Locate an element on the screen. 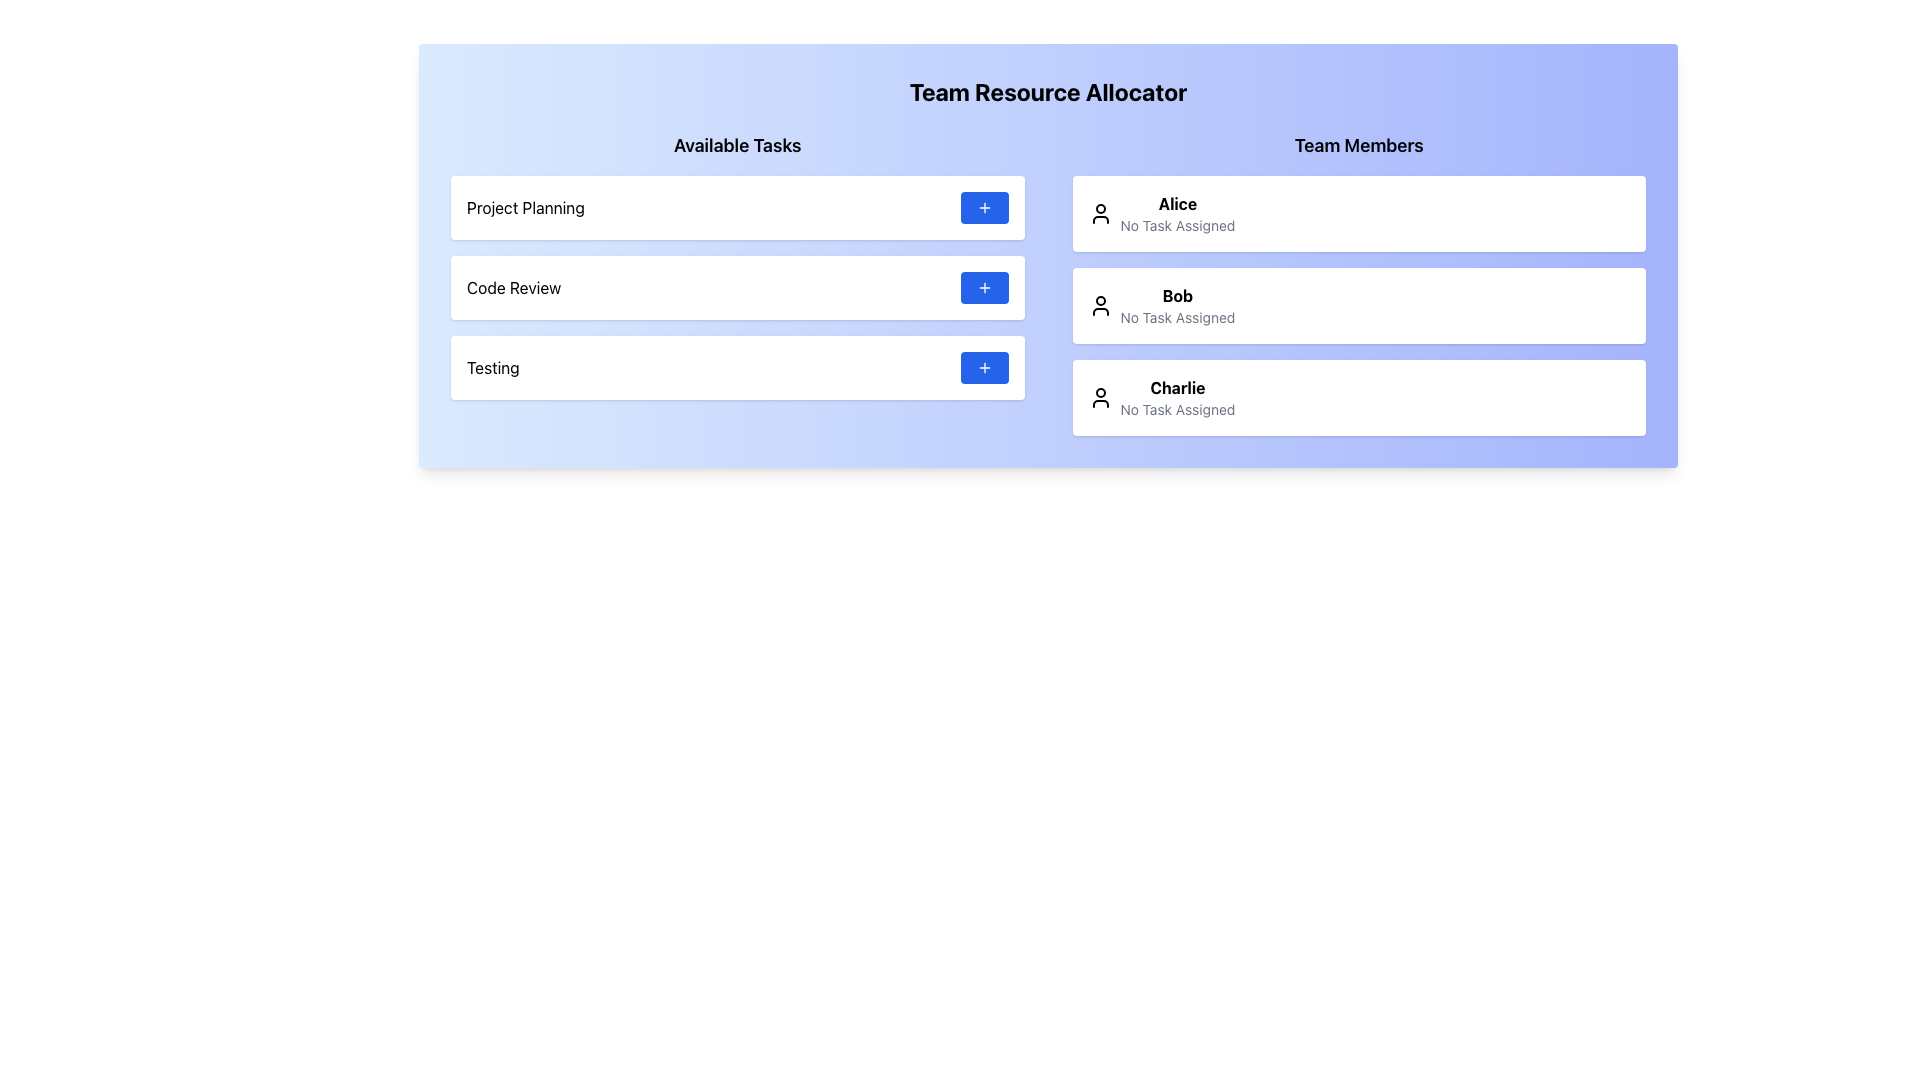 This screenshot has width=1920, height=1080. the List Item element labeled 'Bob' in the 'Team Members' section, which is the second card in the vertical list is located at coordinates (1359, 305).